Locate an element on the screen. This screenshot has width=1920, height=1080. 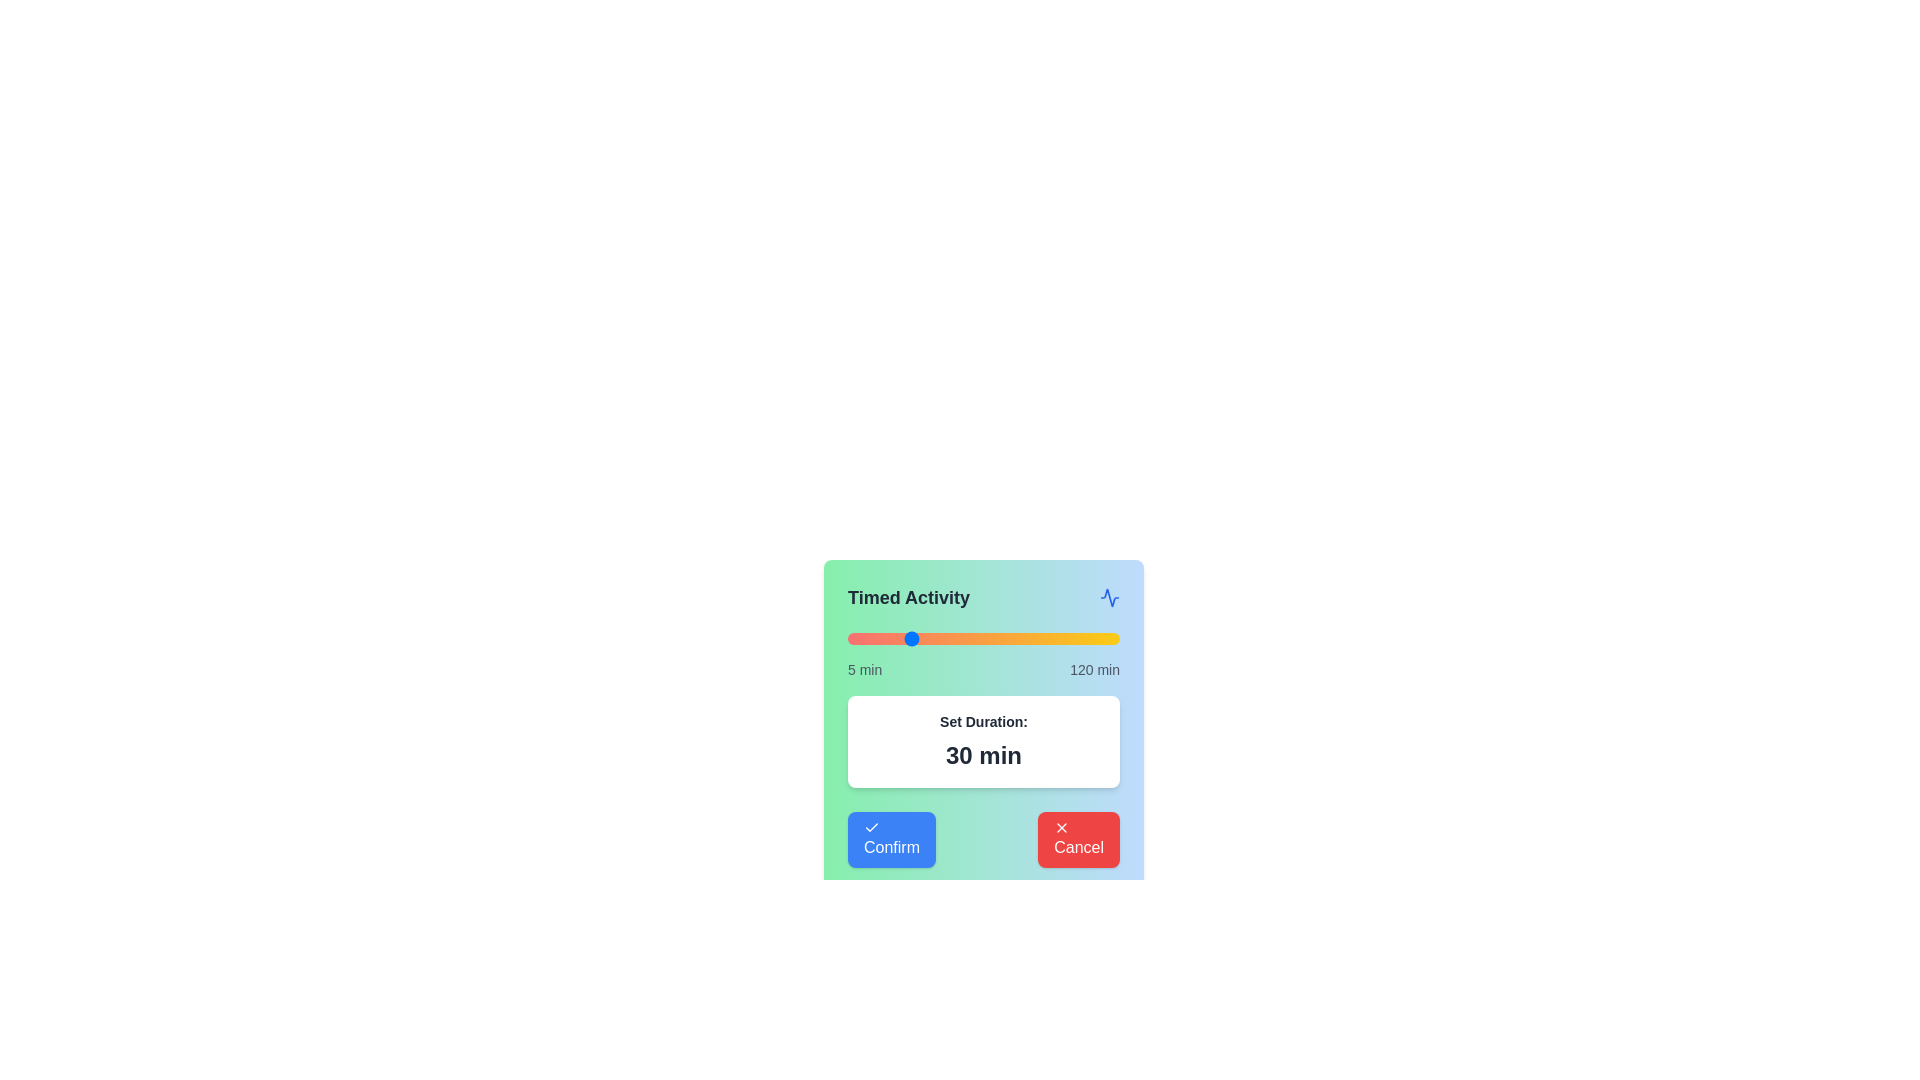
the slider to set the activity duration to 86 minutes is located at coordinates (1039, 639).